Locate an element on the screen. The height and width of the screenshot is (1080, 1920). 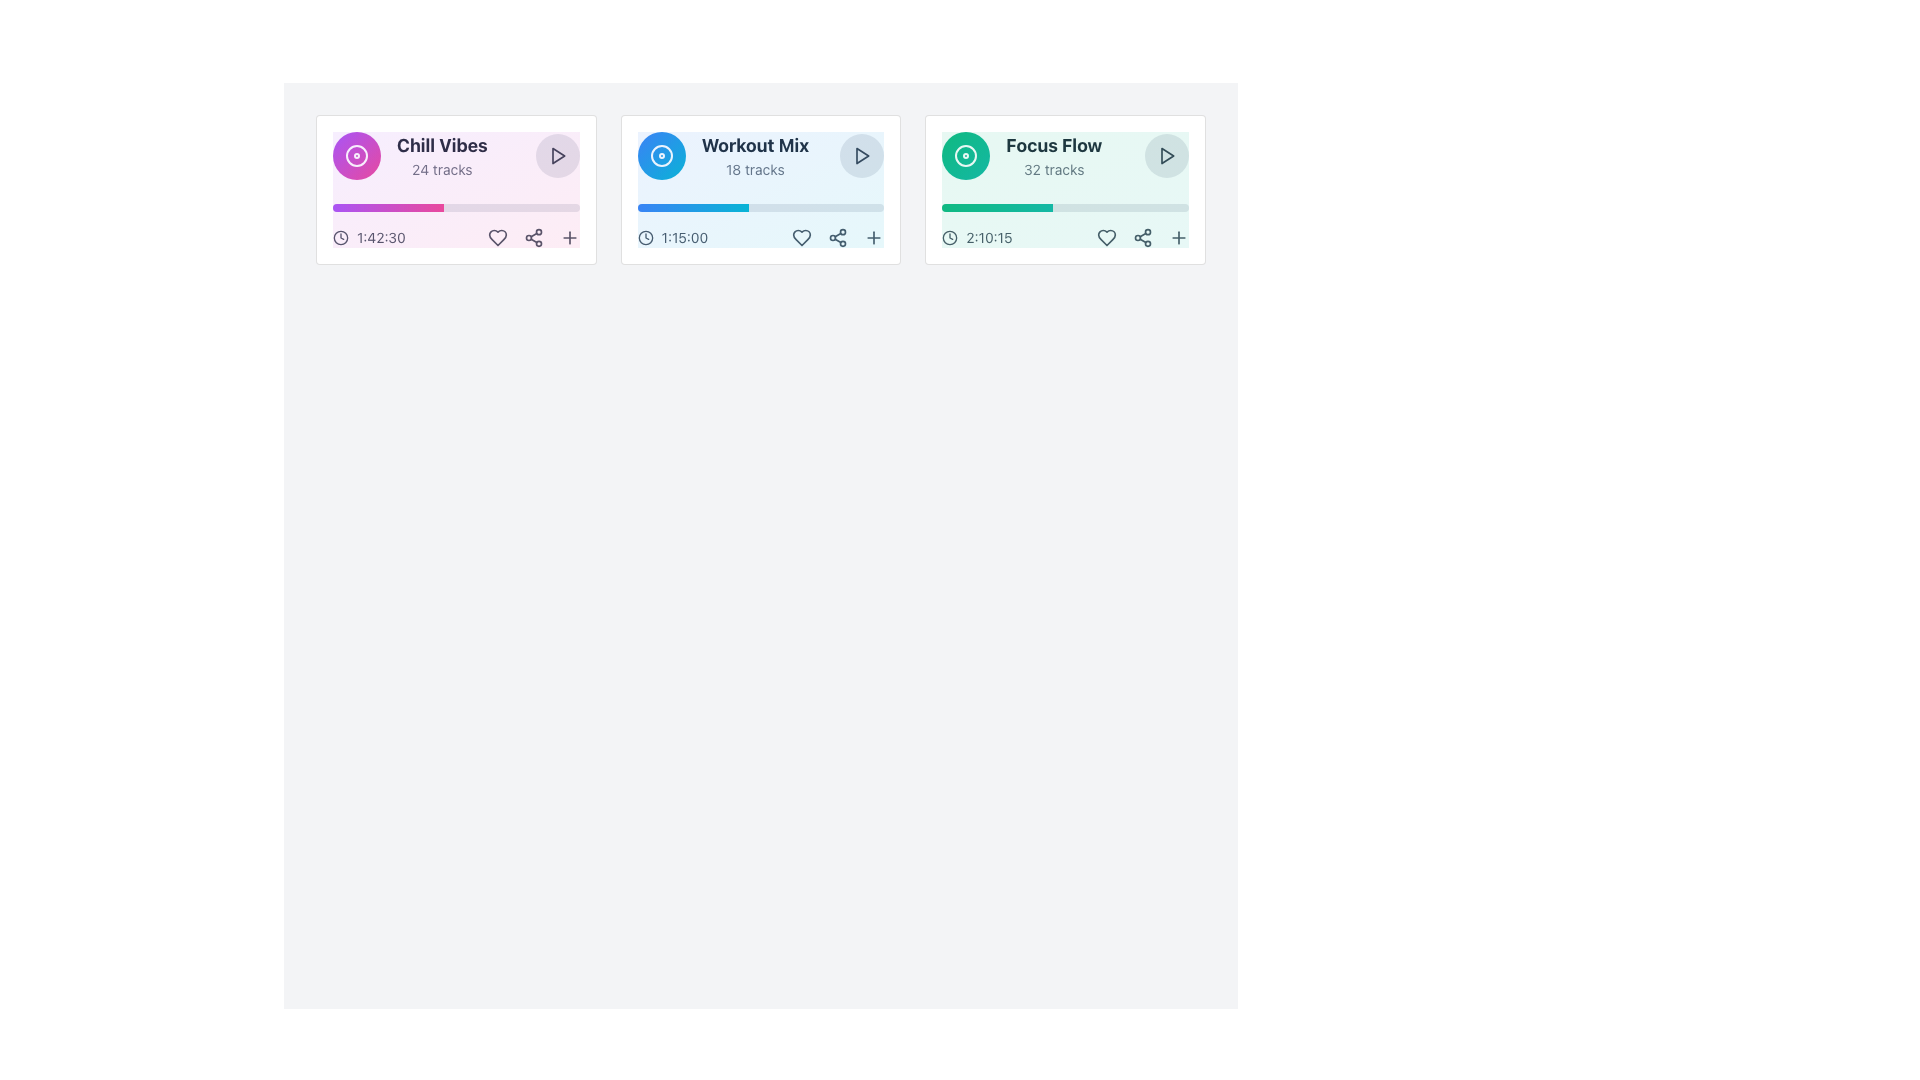
the progress indicated by the rectangular progress bar located in the center of the 'Workout Mix' playlist card, beneath the title 'Workout Mix' is located at coordinates (759, 208).